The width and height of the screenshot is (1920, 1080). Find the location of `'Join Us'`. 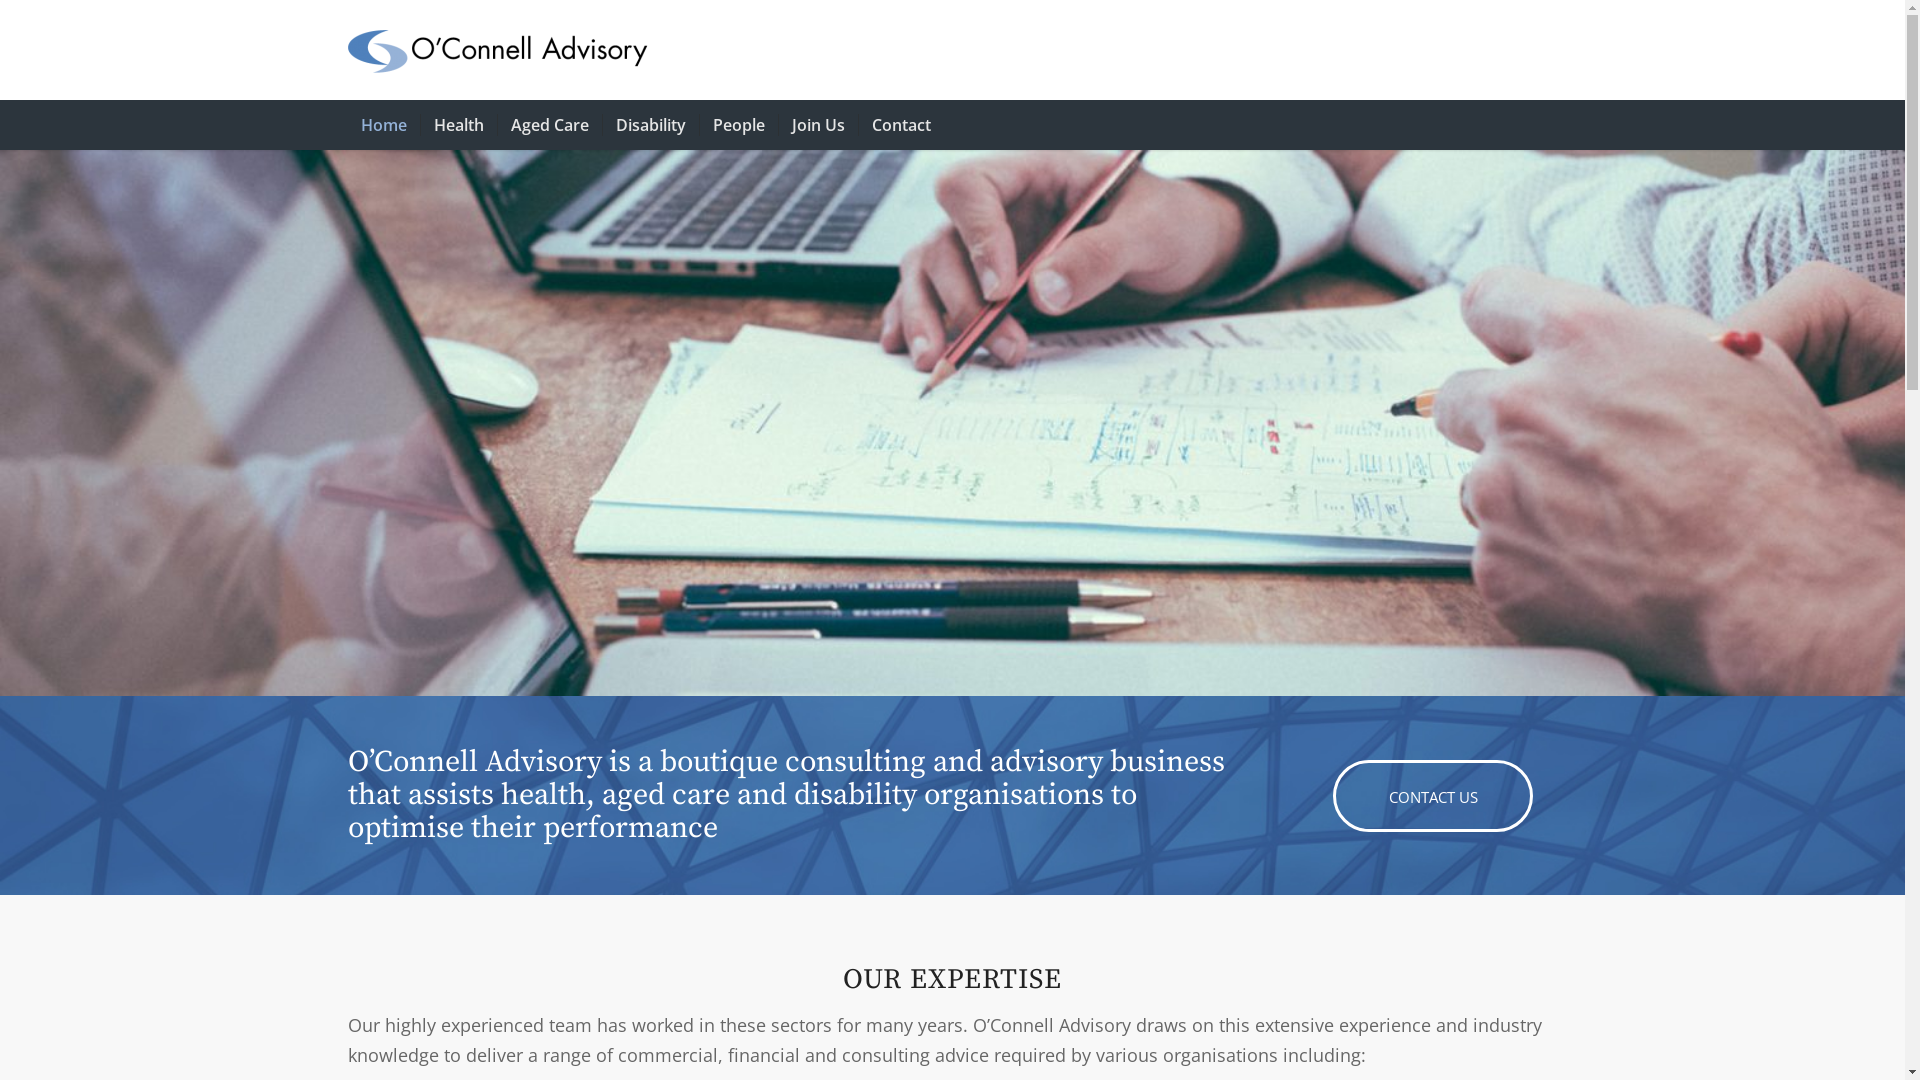

'Join Us' is located at coordinates (776, 124).